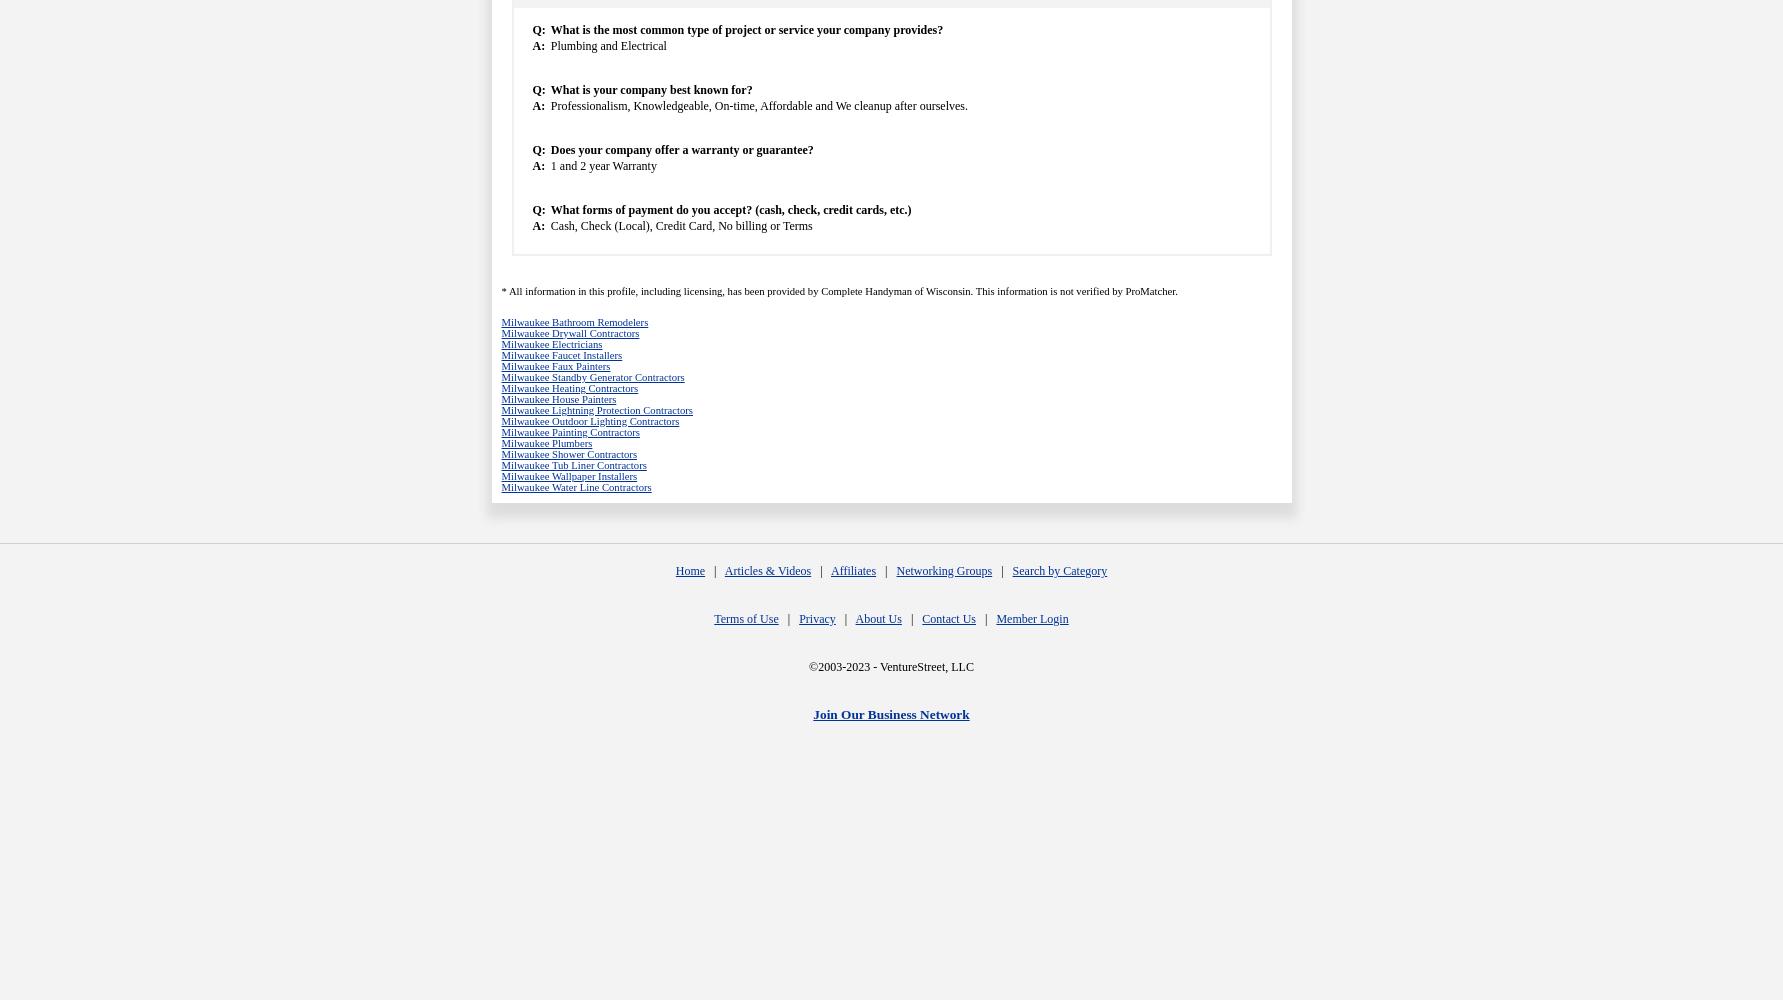  I want to click on '1 and 2 year Warranty', so click(603, 166).